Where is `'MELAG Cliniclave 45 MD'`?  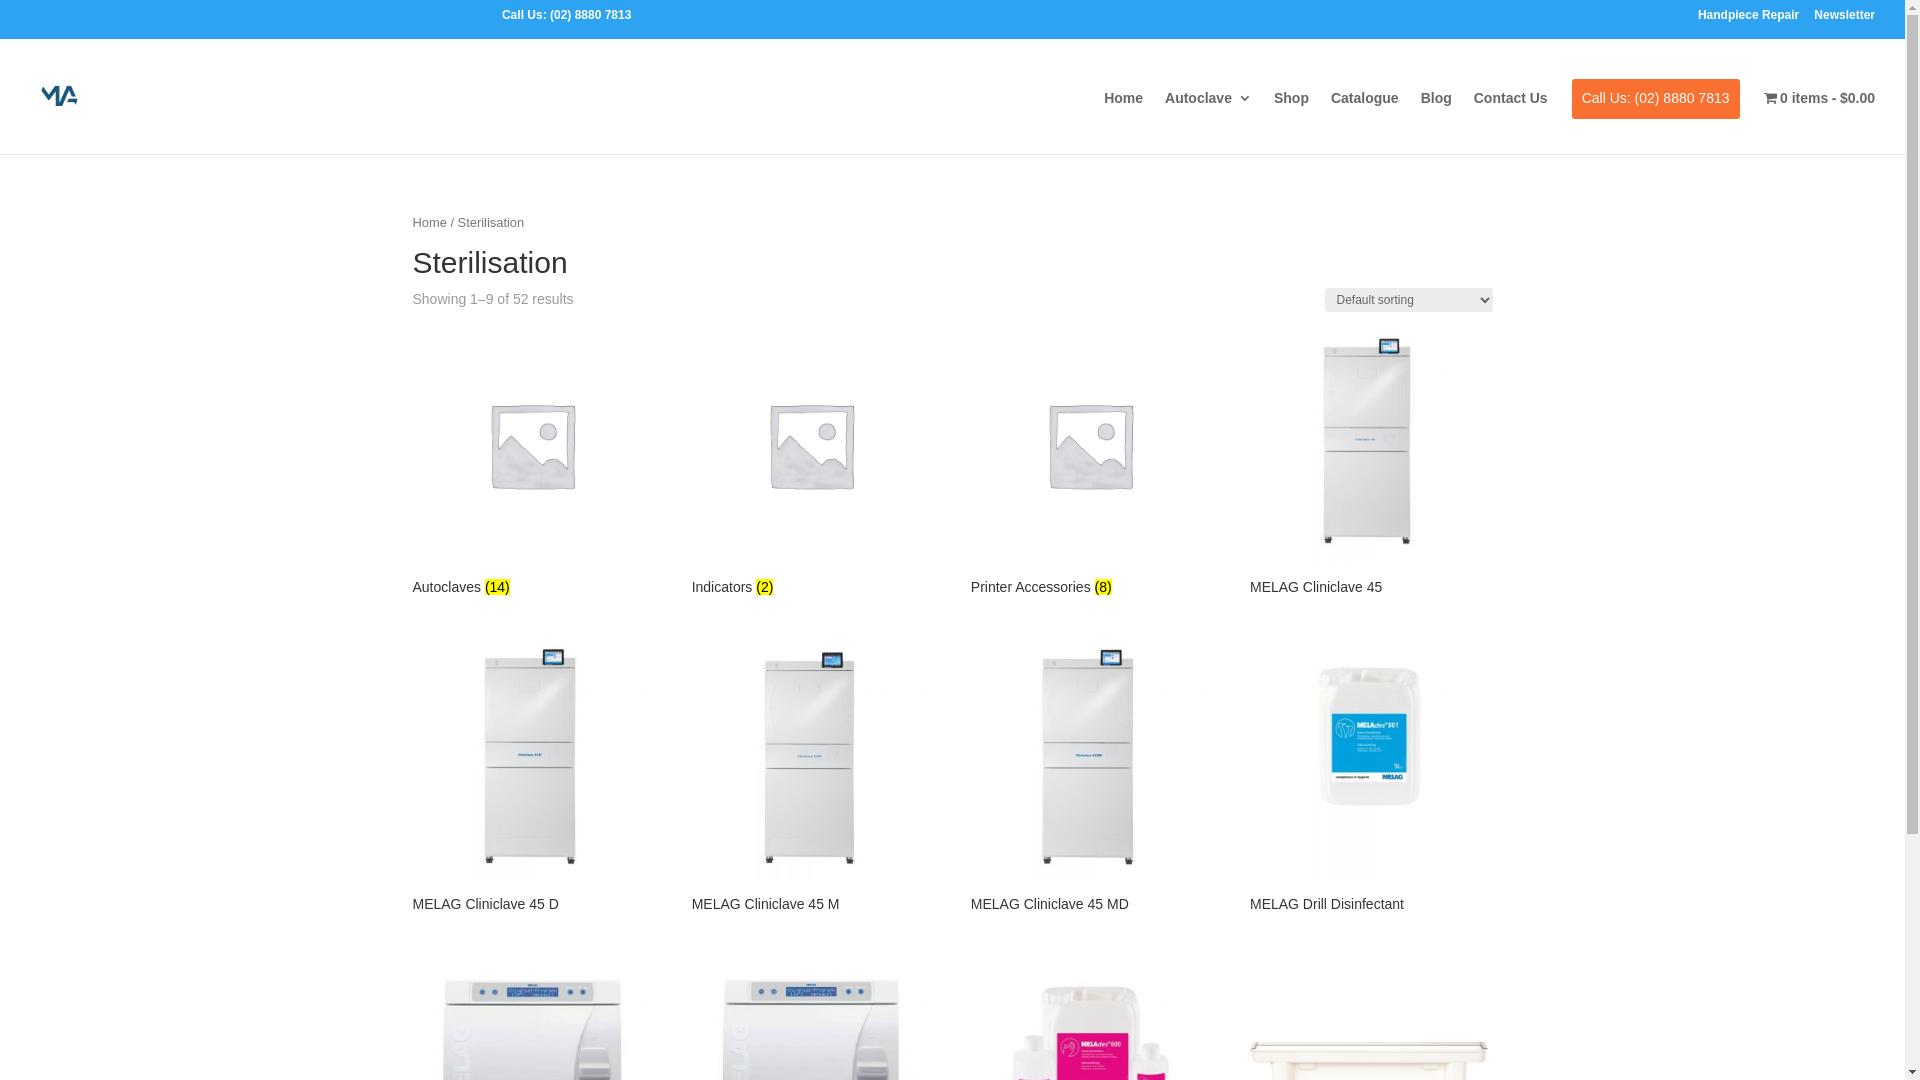 'MELAG Cliniclave 45 MD' is located at coordinates (1088, 779).